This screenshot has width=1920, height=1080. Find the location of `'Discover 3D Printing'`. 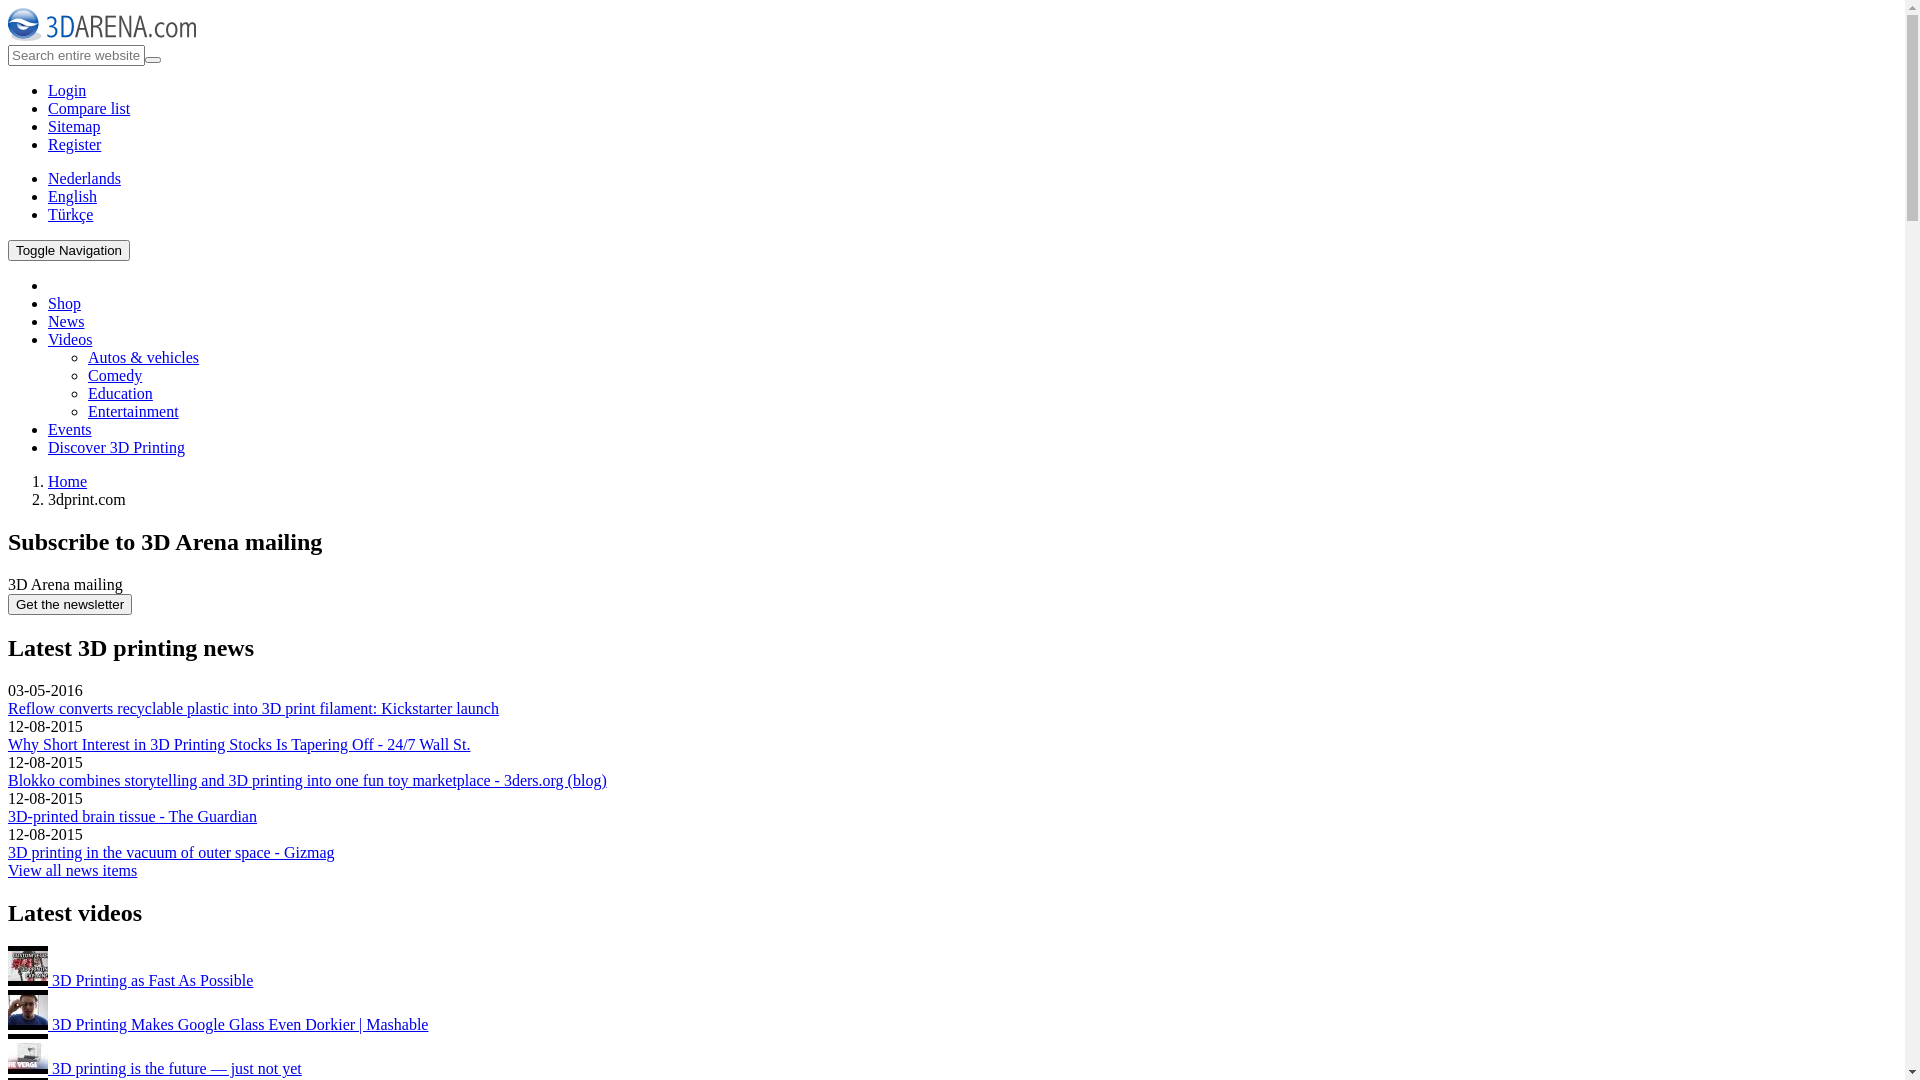

'Discover 3D Printing' is located at coordinates (115, 446).